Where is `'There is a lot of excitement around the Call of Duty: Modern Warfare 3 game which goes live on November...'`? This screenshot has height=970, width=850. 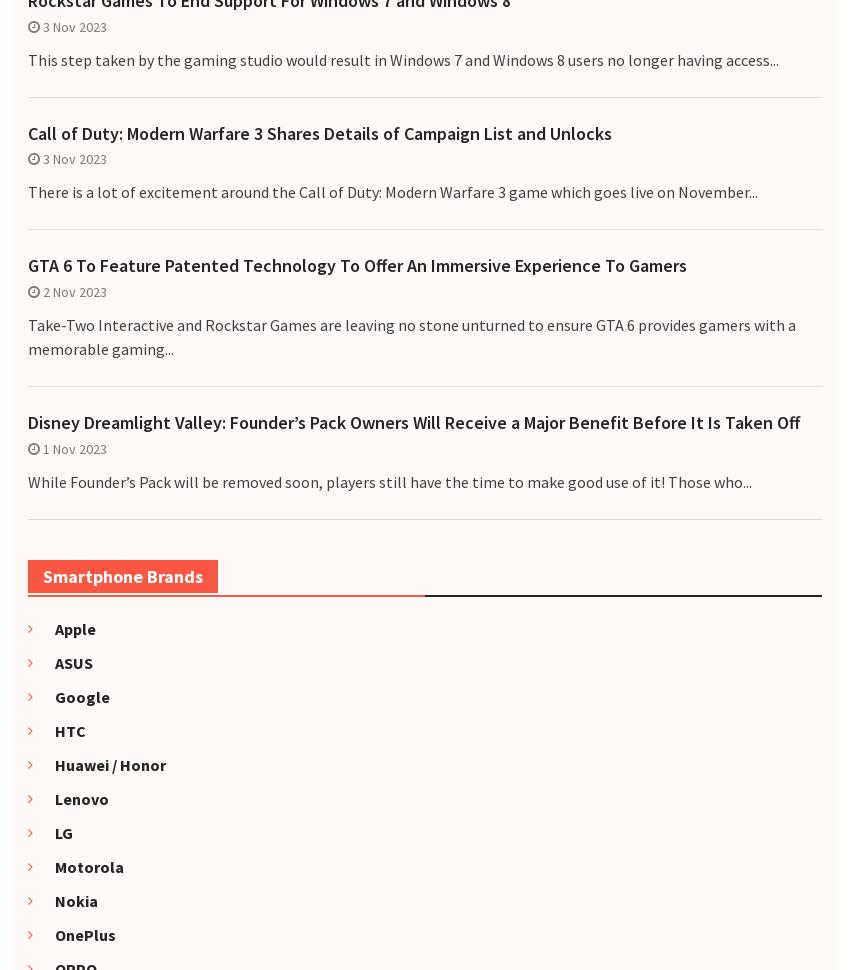 'There is a lot of excitement around the Call of Duty: Modern Warfare 3 game which goes live on November...' is located at coordinates (392, 190).